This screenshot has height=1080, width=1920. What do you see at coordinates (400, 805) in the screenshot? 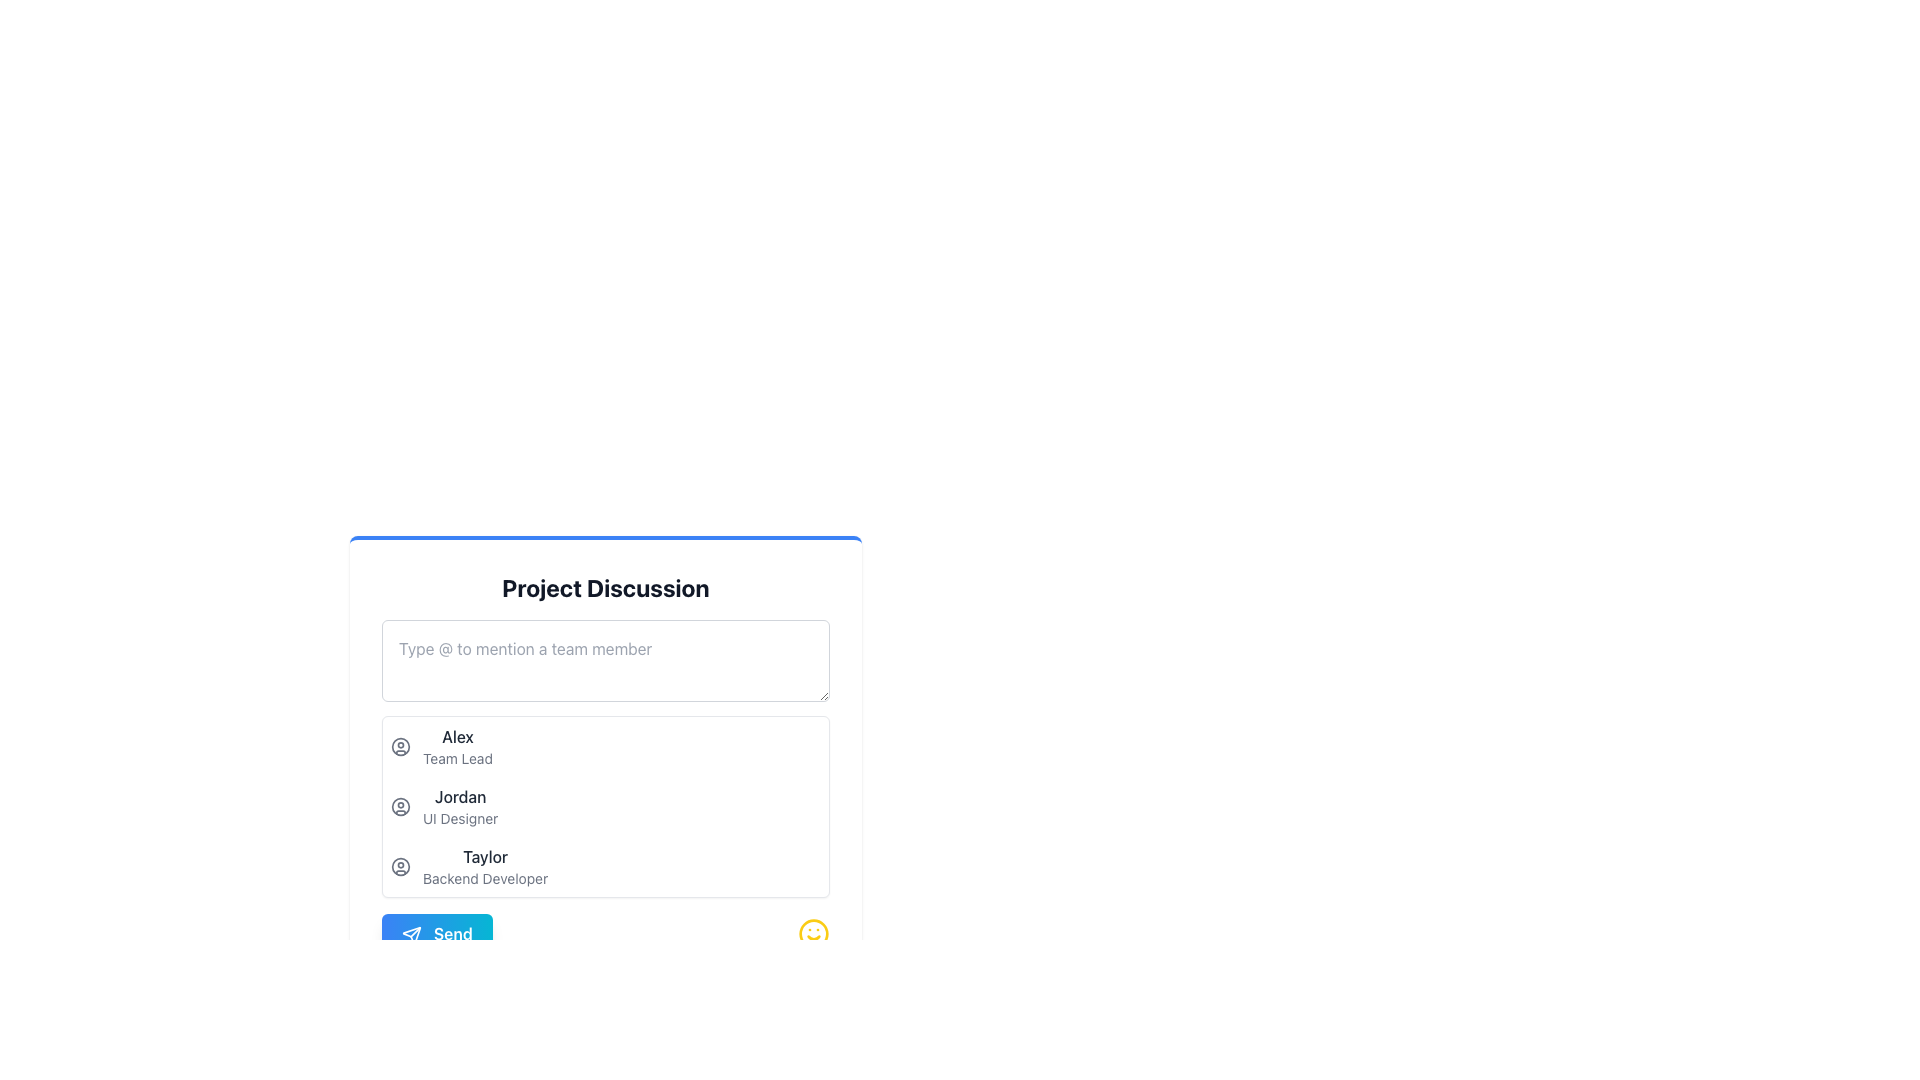
I see `the circular user icon representing 'Jordan' in the 'Project Discussion' list` at bounding box center [400, 805].